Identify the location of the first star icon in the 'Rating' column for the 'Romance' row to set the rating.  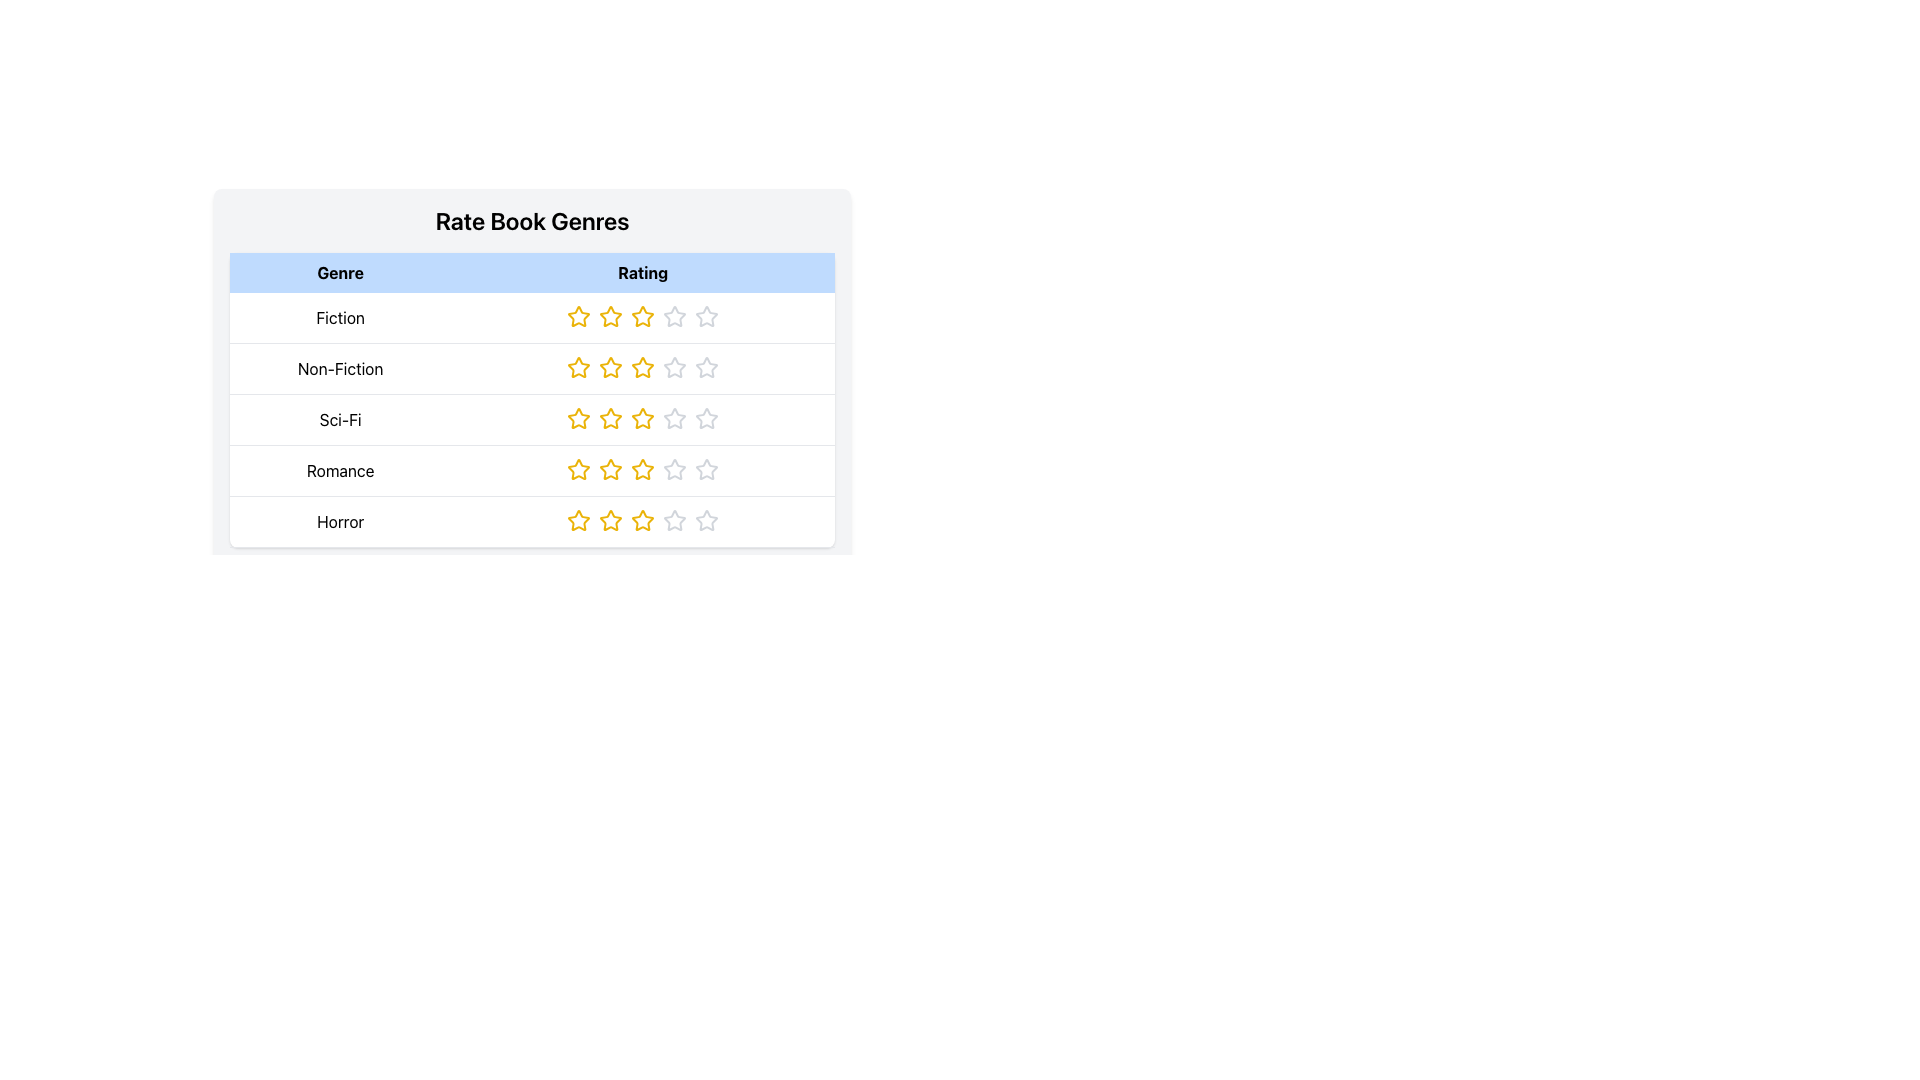
(578, 470).